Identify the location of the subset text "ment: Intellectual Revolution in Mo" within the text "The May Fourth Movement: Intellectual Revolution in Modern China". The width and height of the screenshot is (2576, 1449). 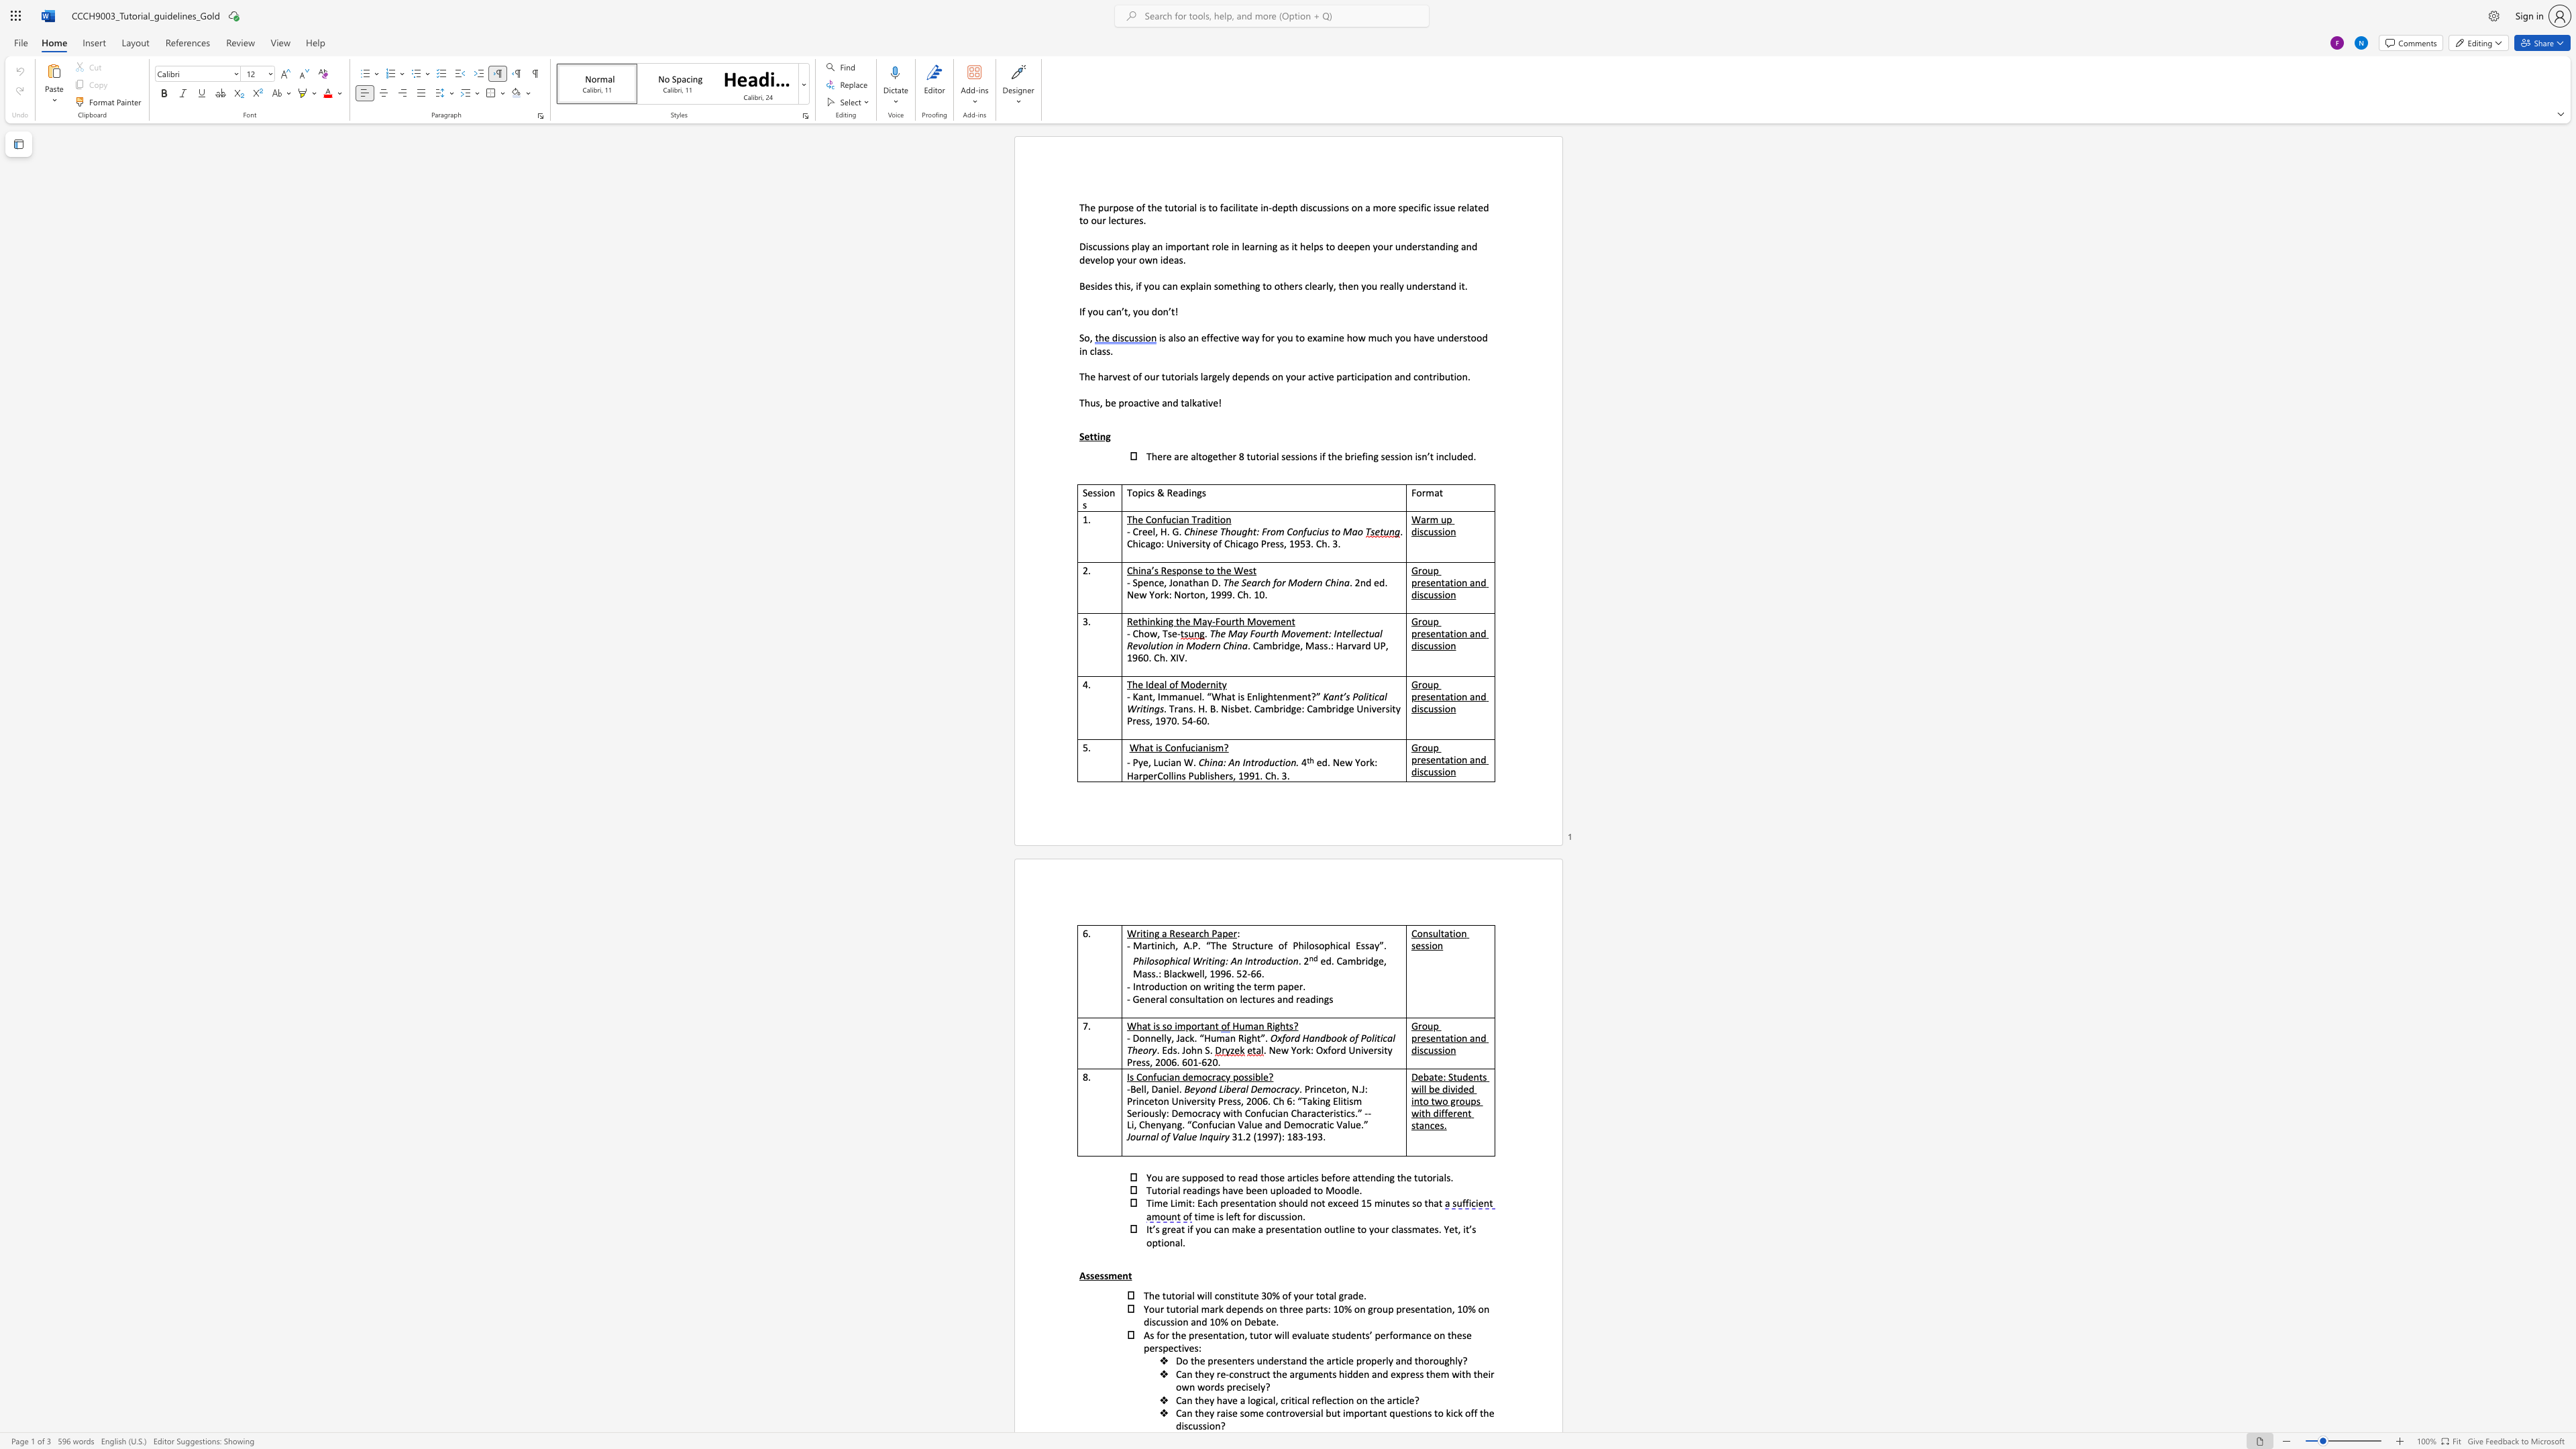
(1305, 633).